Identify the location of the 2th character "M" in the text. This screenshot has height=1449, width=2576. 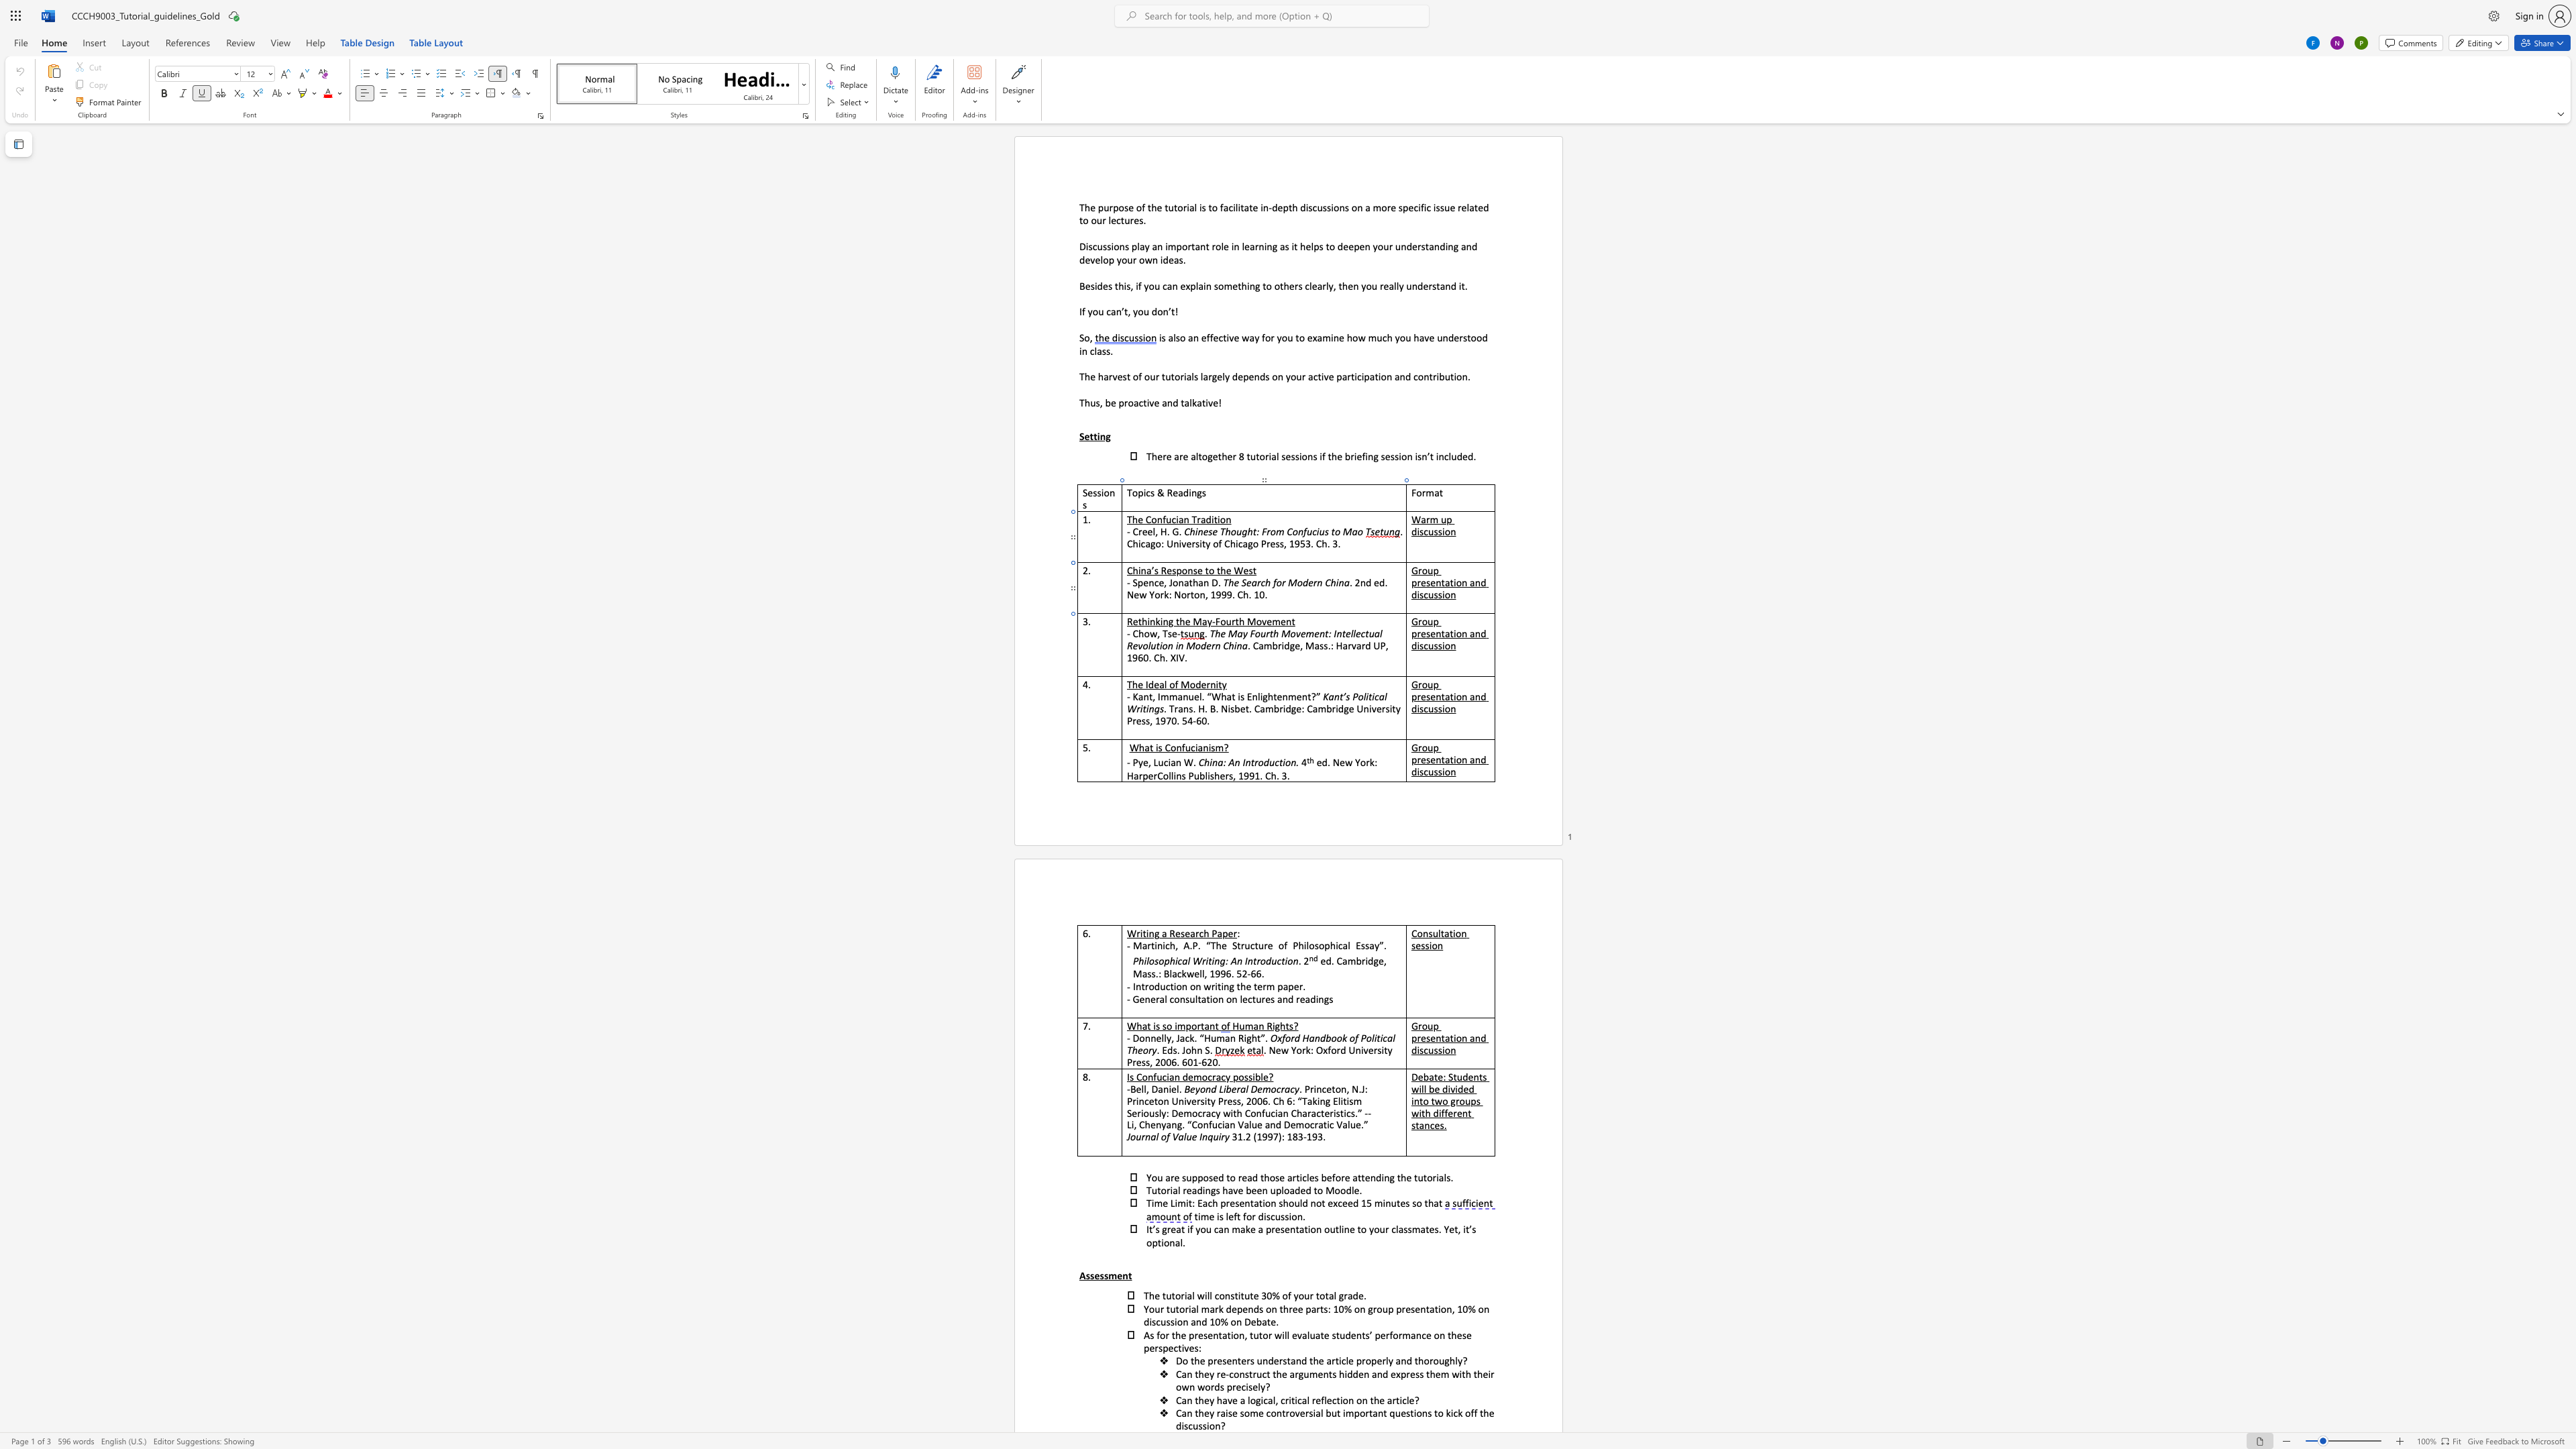
(1250, 621).